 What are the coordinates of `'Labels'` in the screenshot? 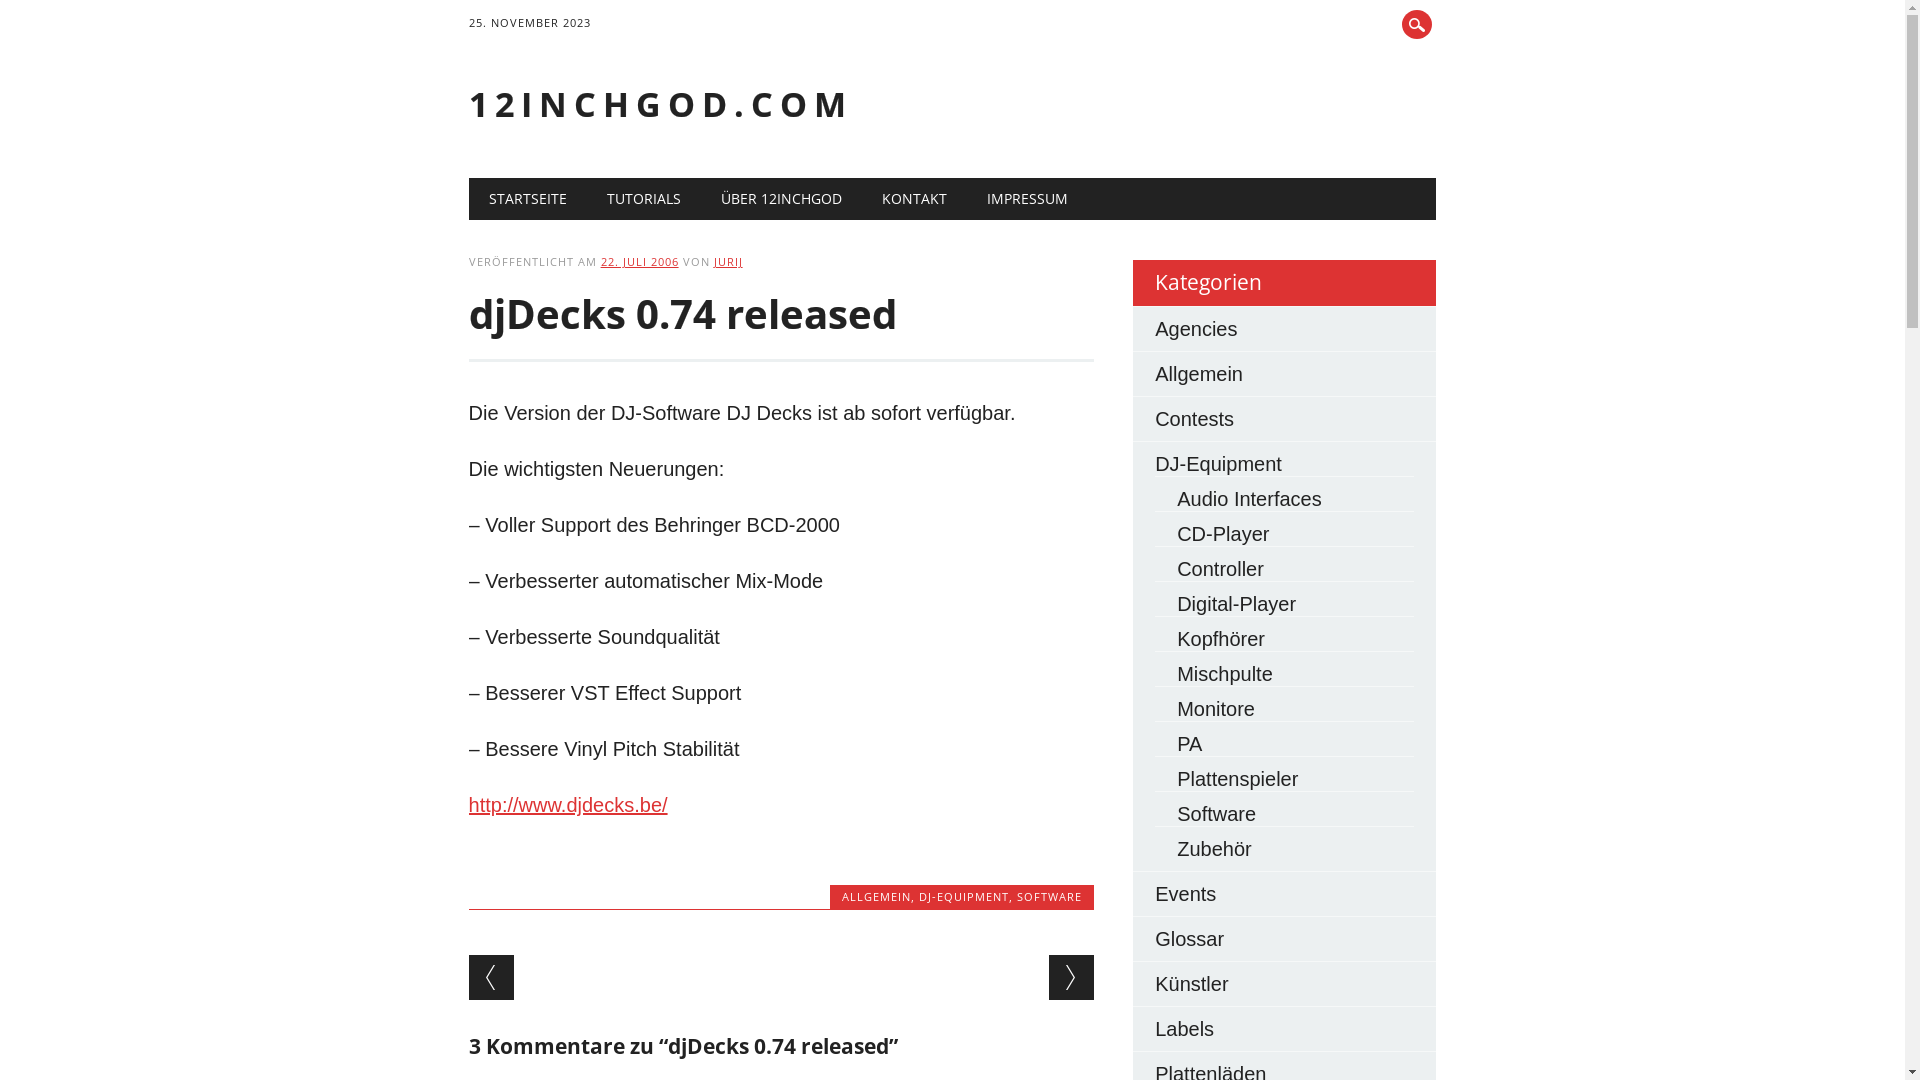 It's located at (1184, 1029).